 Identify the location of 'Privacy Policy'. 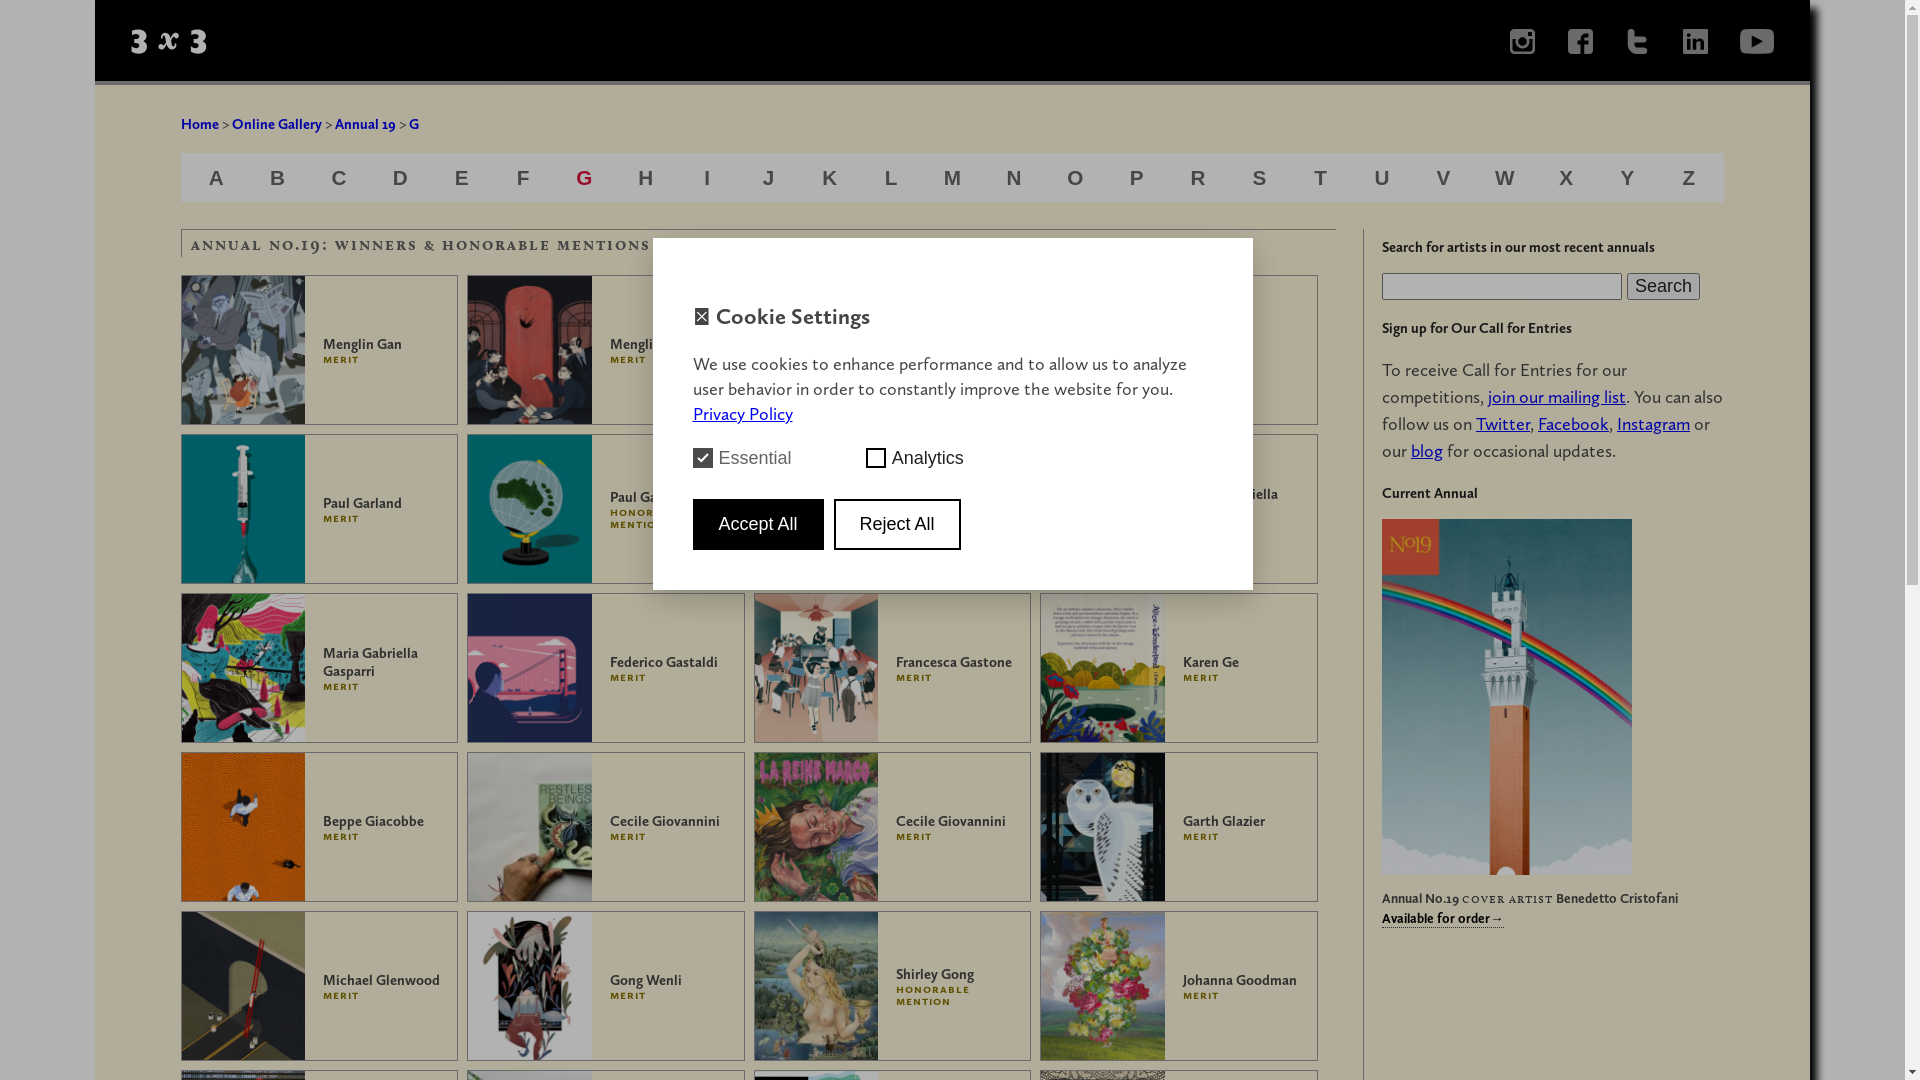
(741, 412).